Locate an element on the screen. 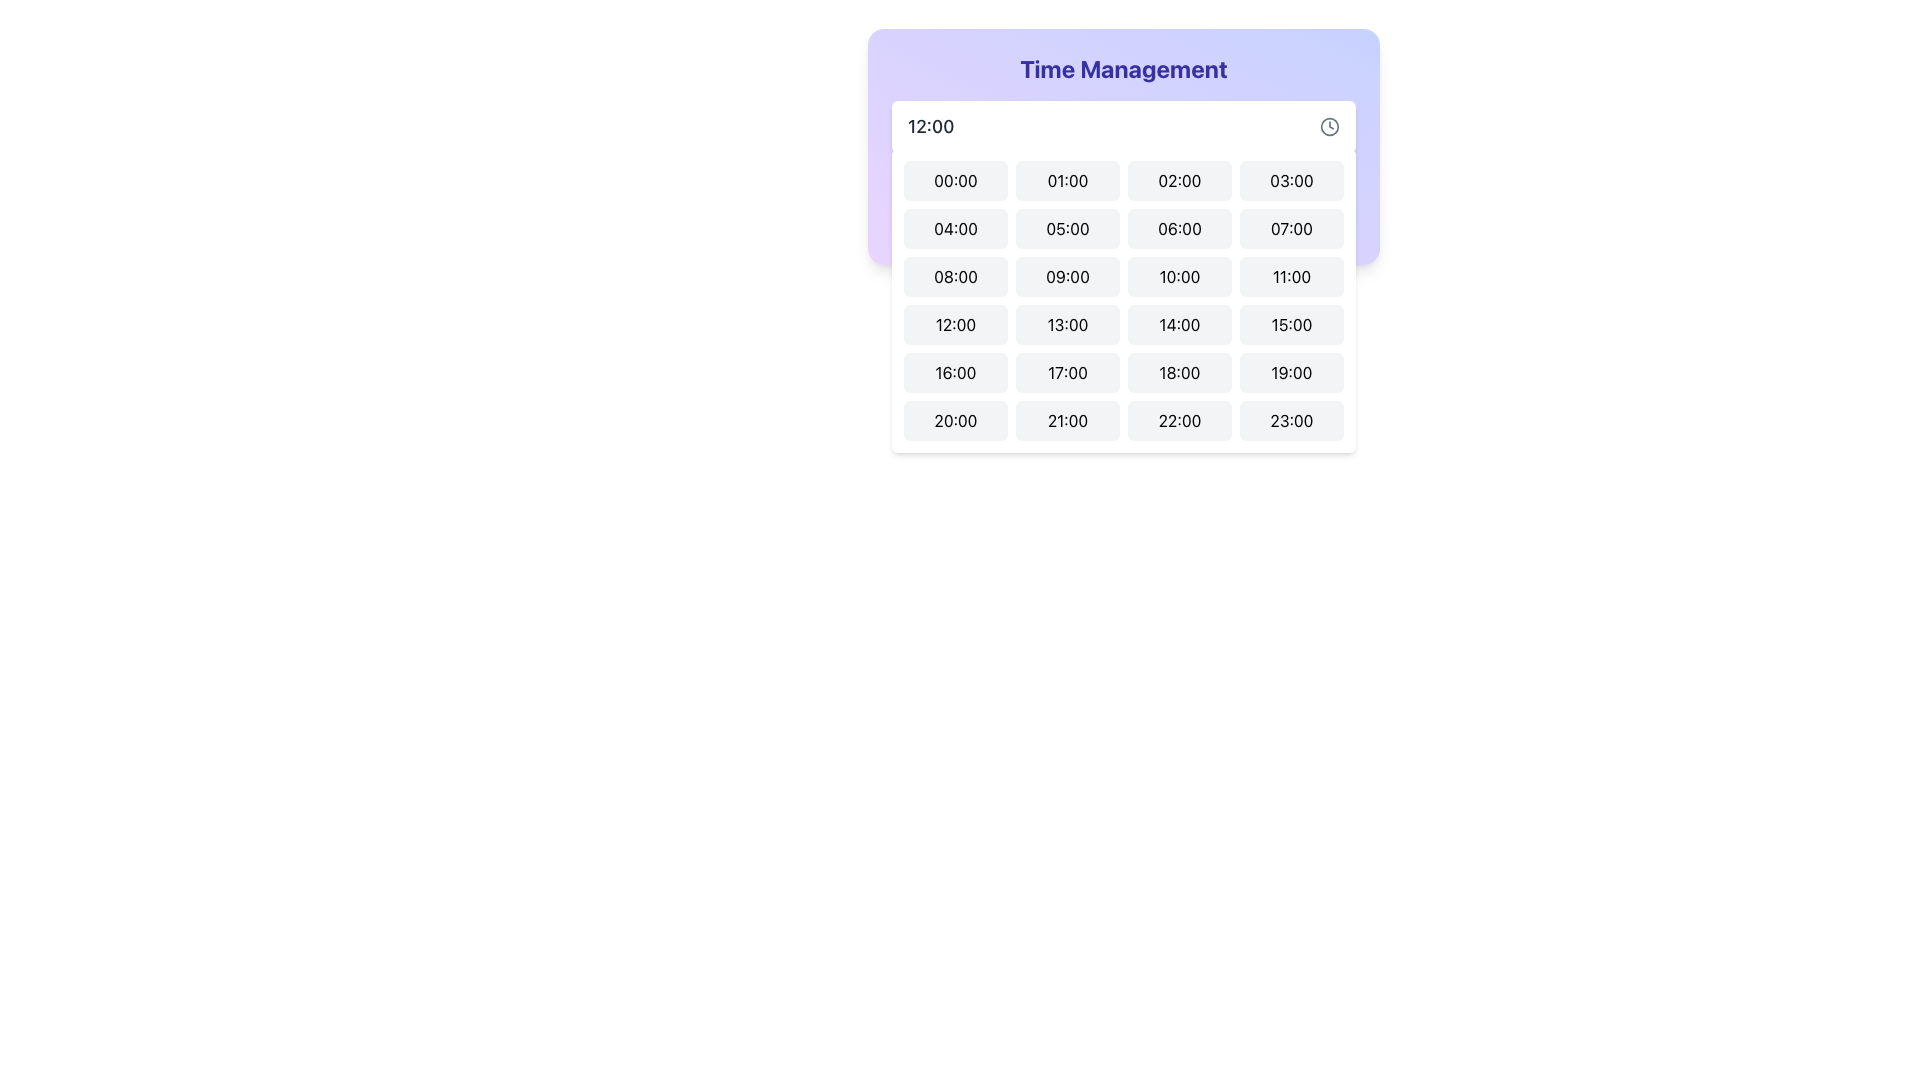  the selectable time slot button for '18:00' located in the fifth row and third column of the grid layout in the 'Time Management' card is located at coordinates (1180, 373).